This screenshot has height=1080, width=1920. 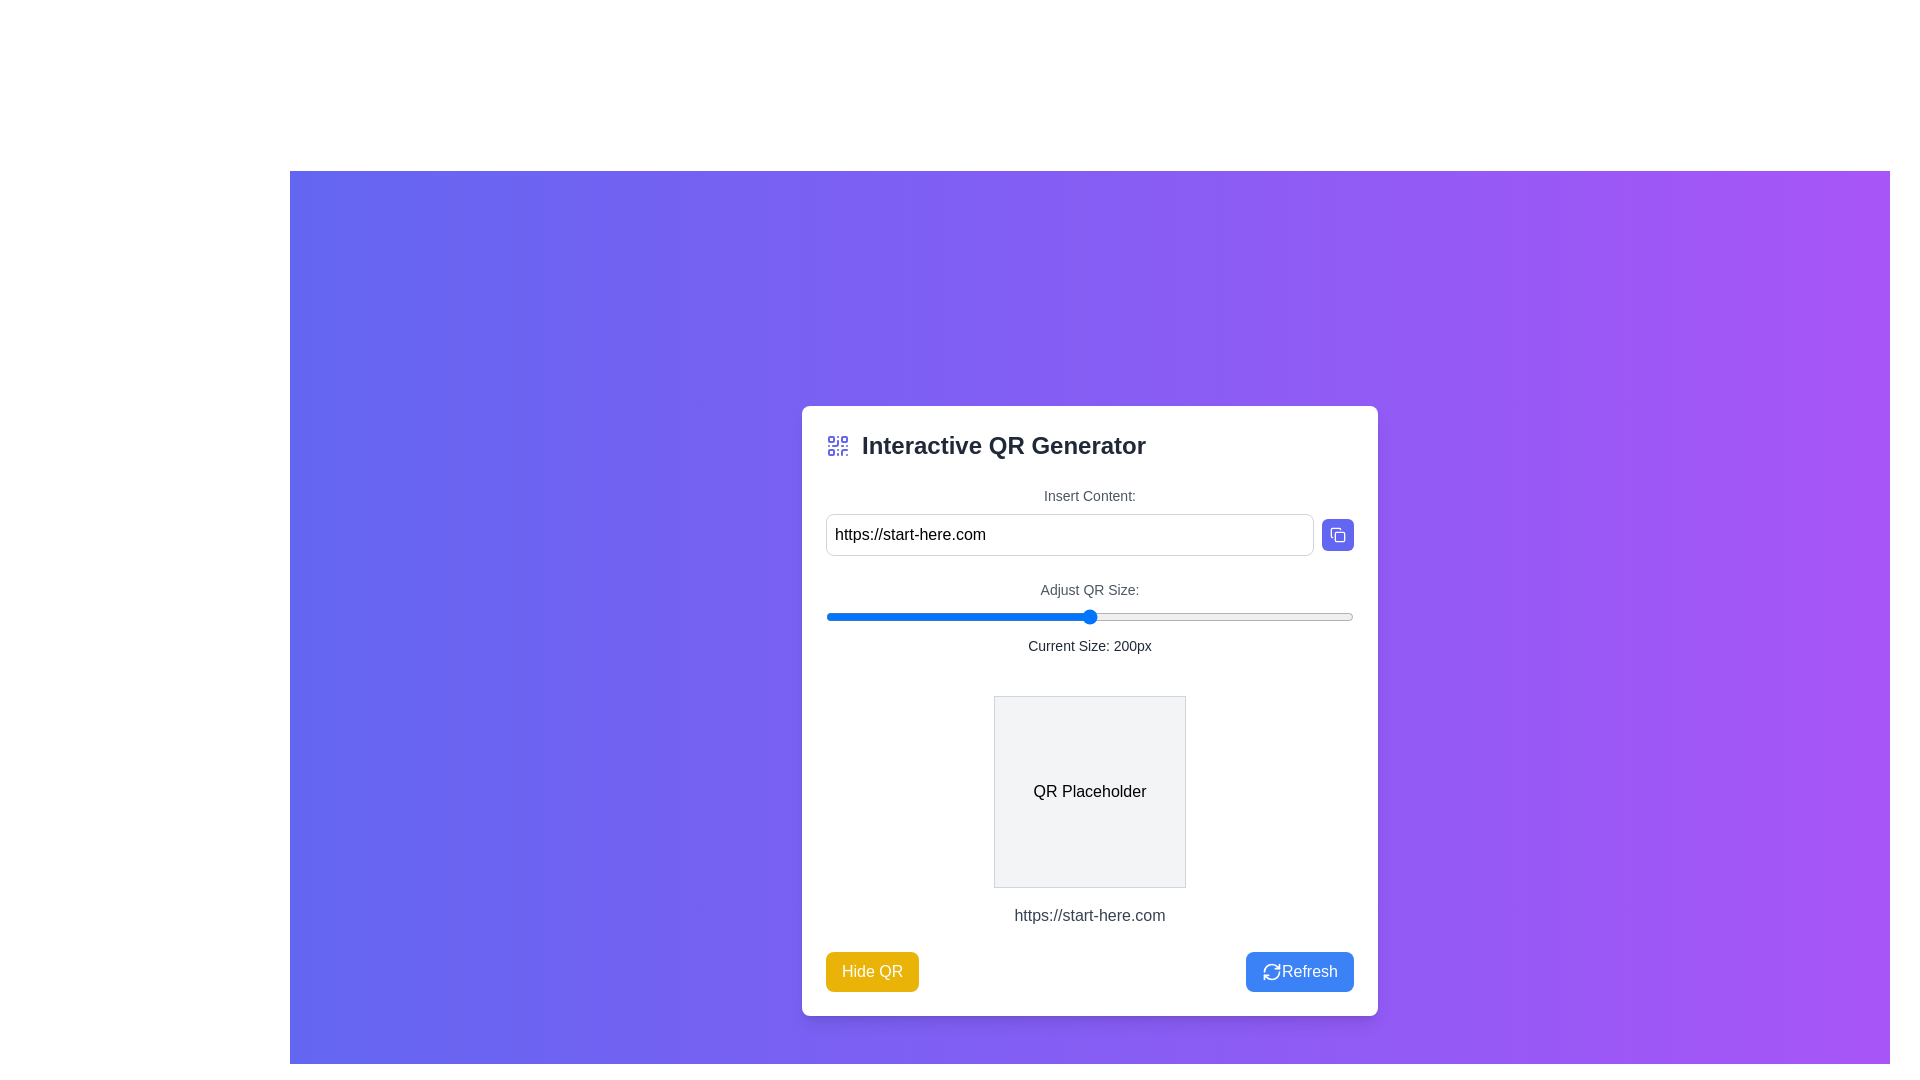 What do you see at coordinates (1300, 971) in the screenshot?
I see `the refresh button located near the bottom-right corner of the white panel, positioned to the right of the 'Hide QR' button to refresh the displayed content` at bounding box center [1300, 971].